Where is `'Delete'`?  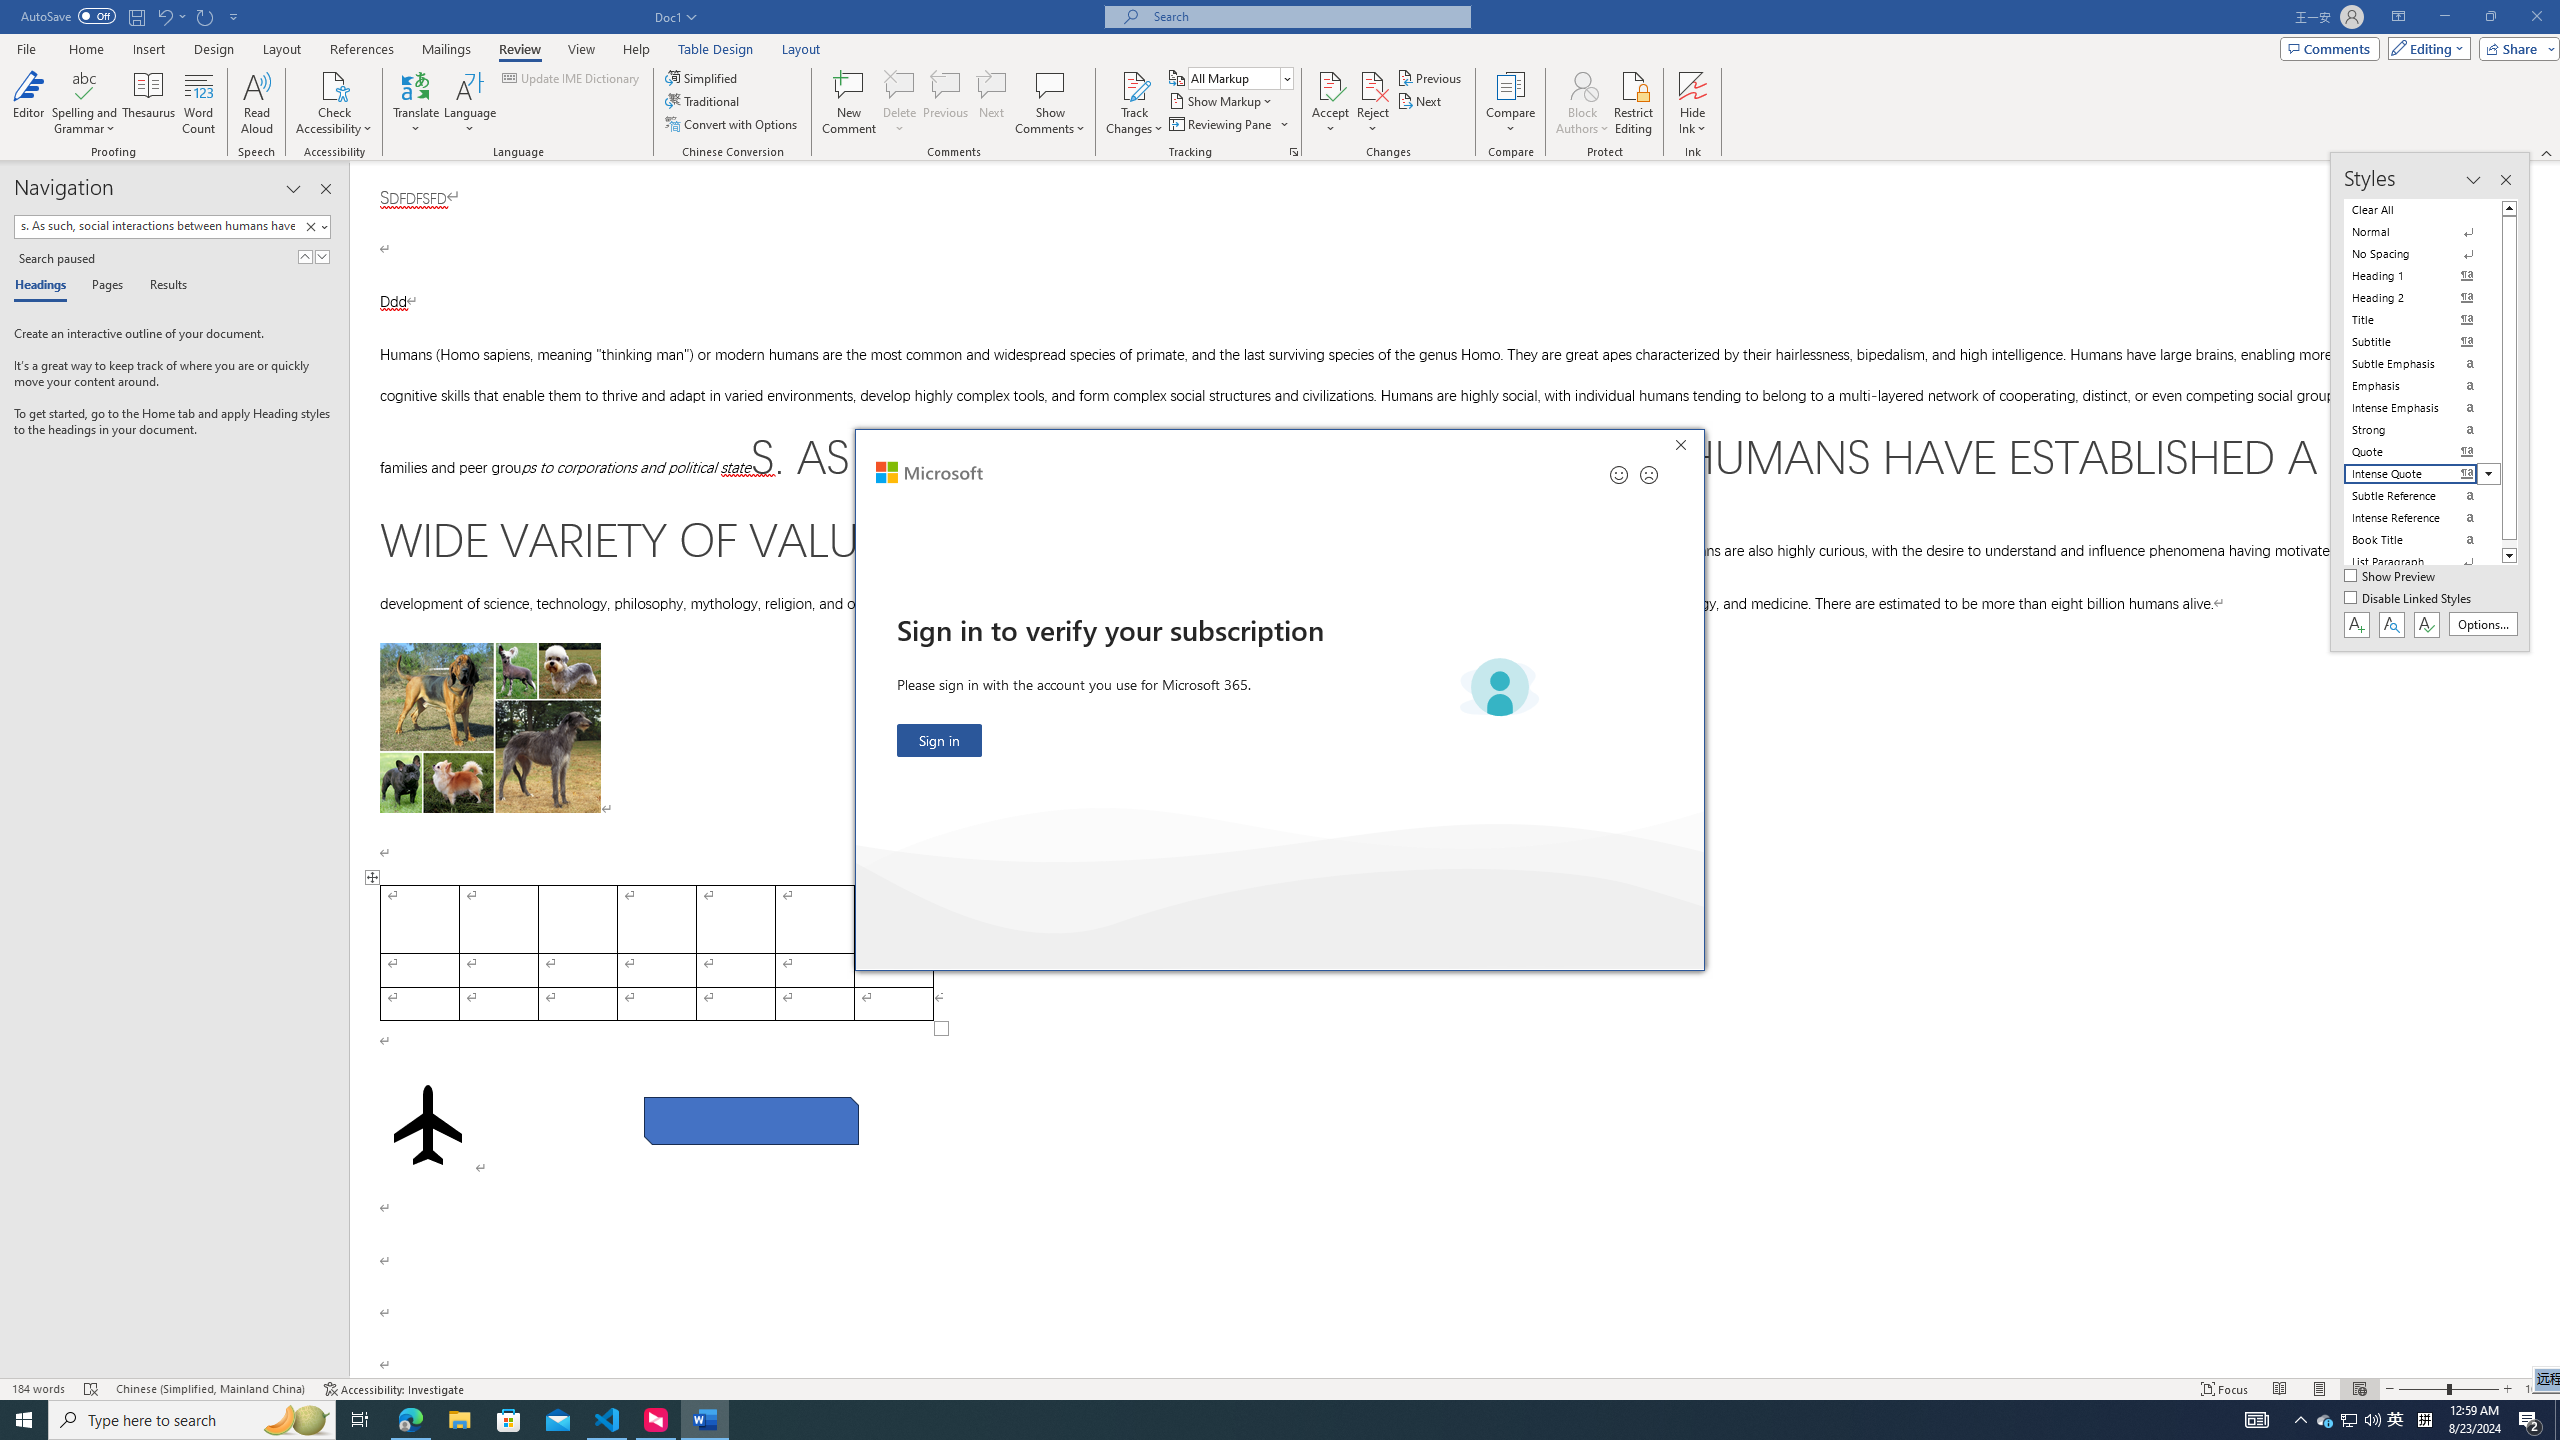 'Delete' is located at coordinates (898, 84).